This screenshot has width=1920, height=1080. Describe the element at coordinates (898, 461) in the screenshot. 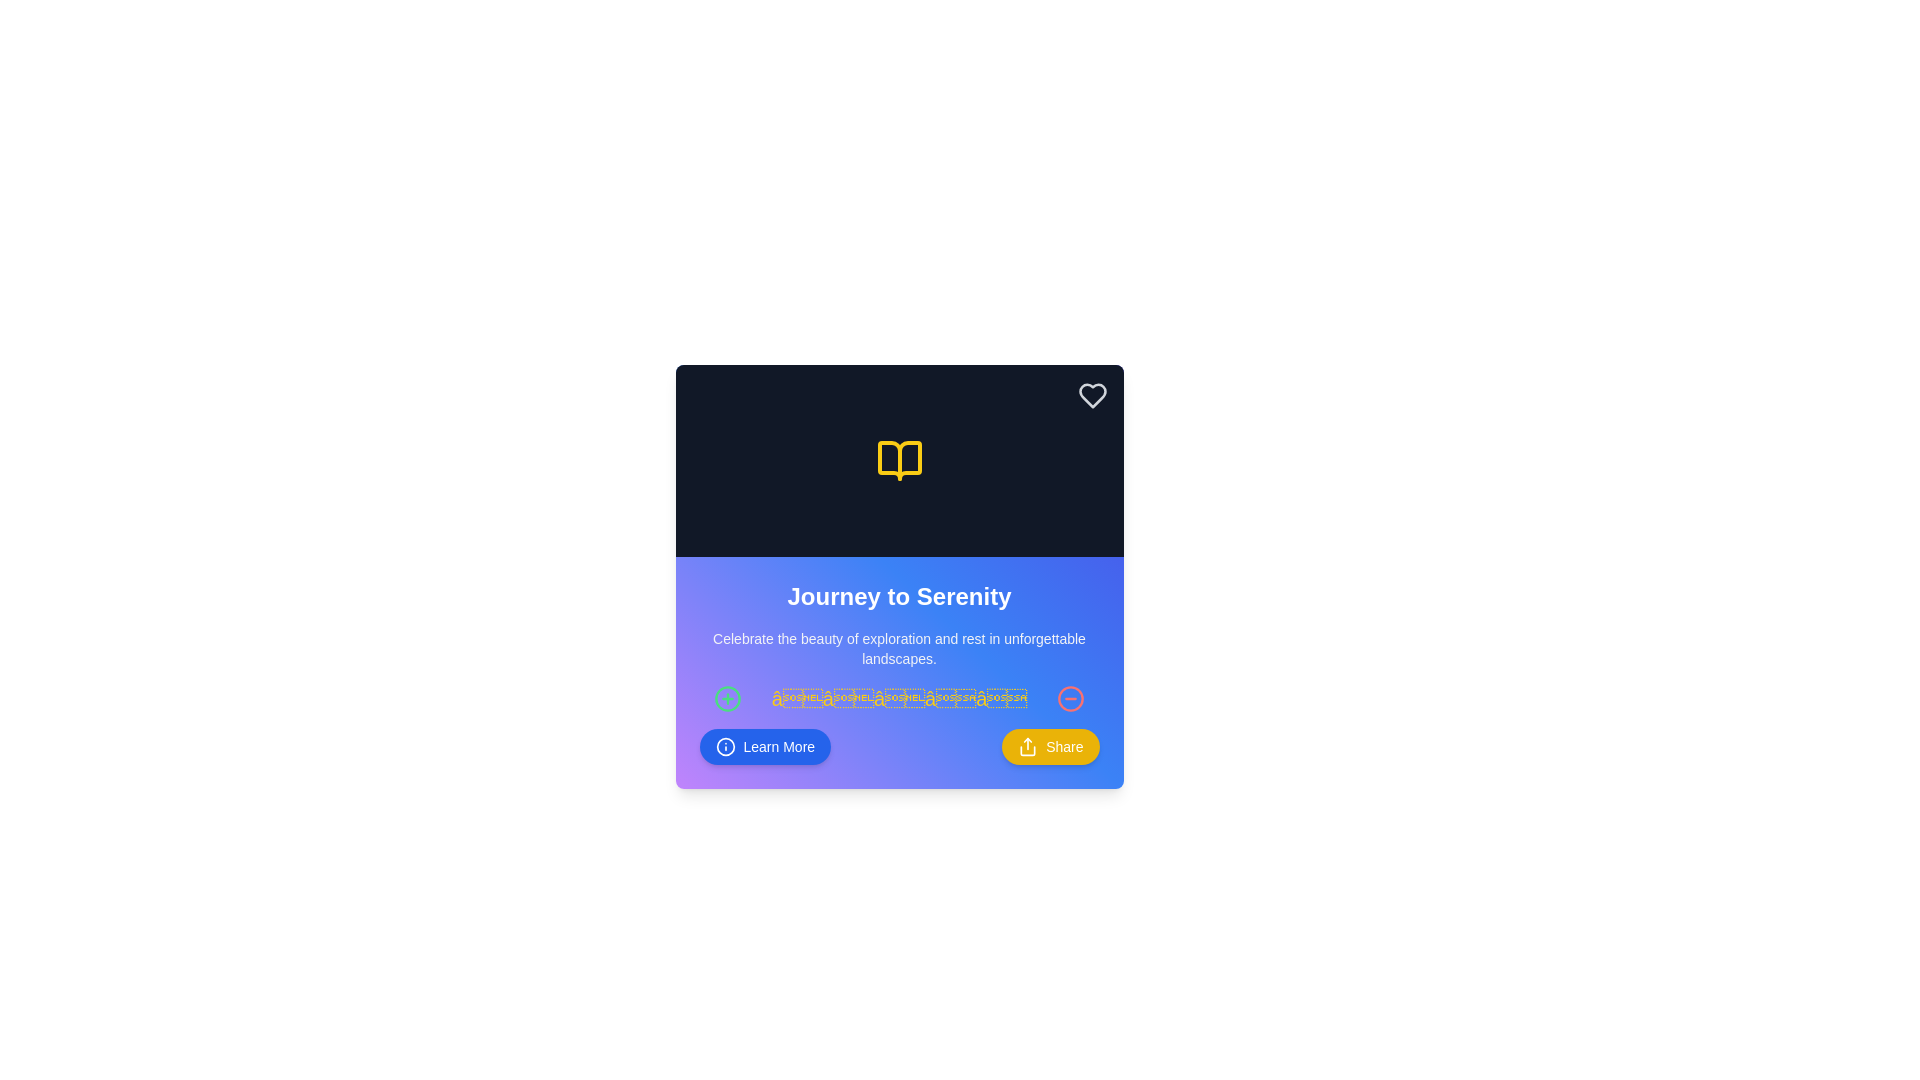

I see `the open book icon, which is displayed with yellow strokes on a dark navy-blue background, located at the center of the banner at the top of the card` at that location.